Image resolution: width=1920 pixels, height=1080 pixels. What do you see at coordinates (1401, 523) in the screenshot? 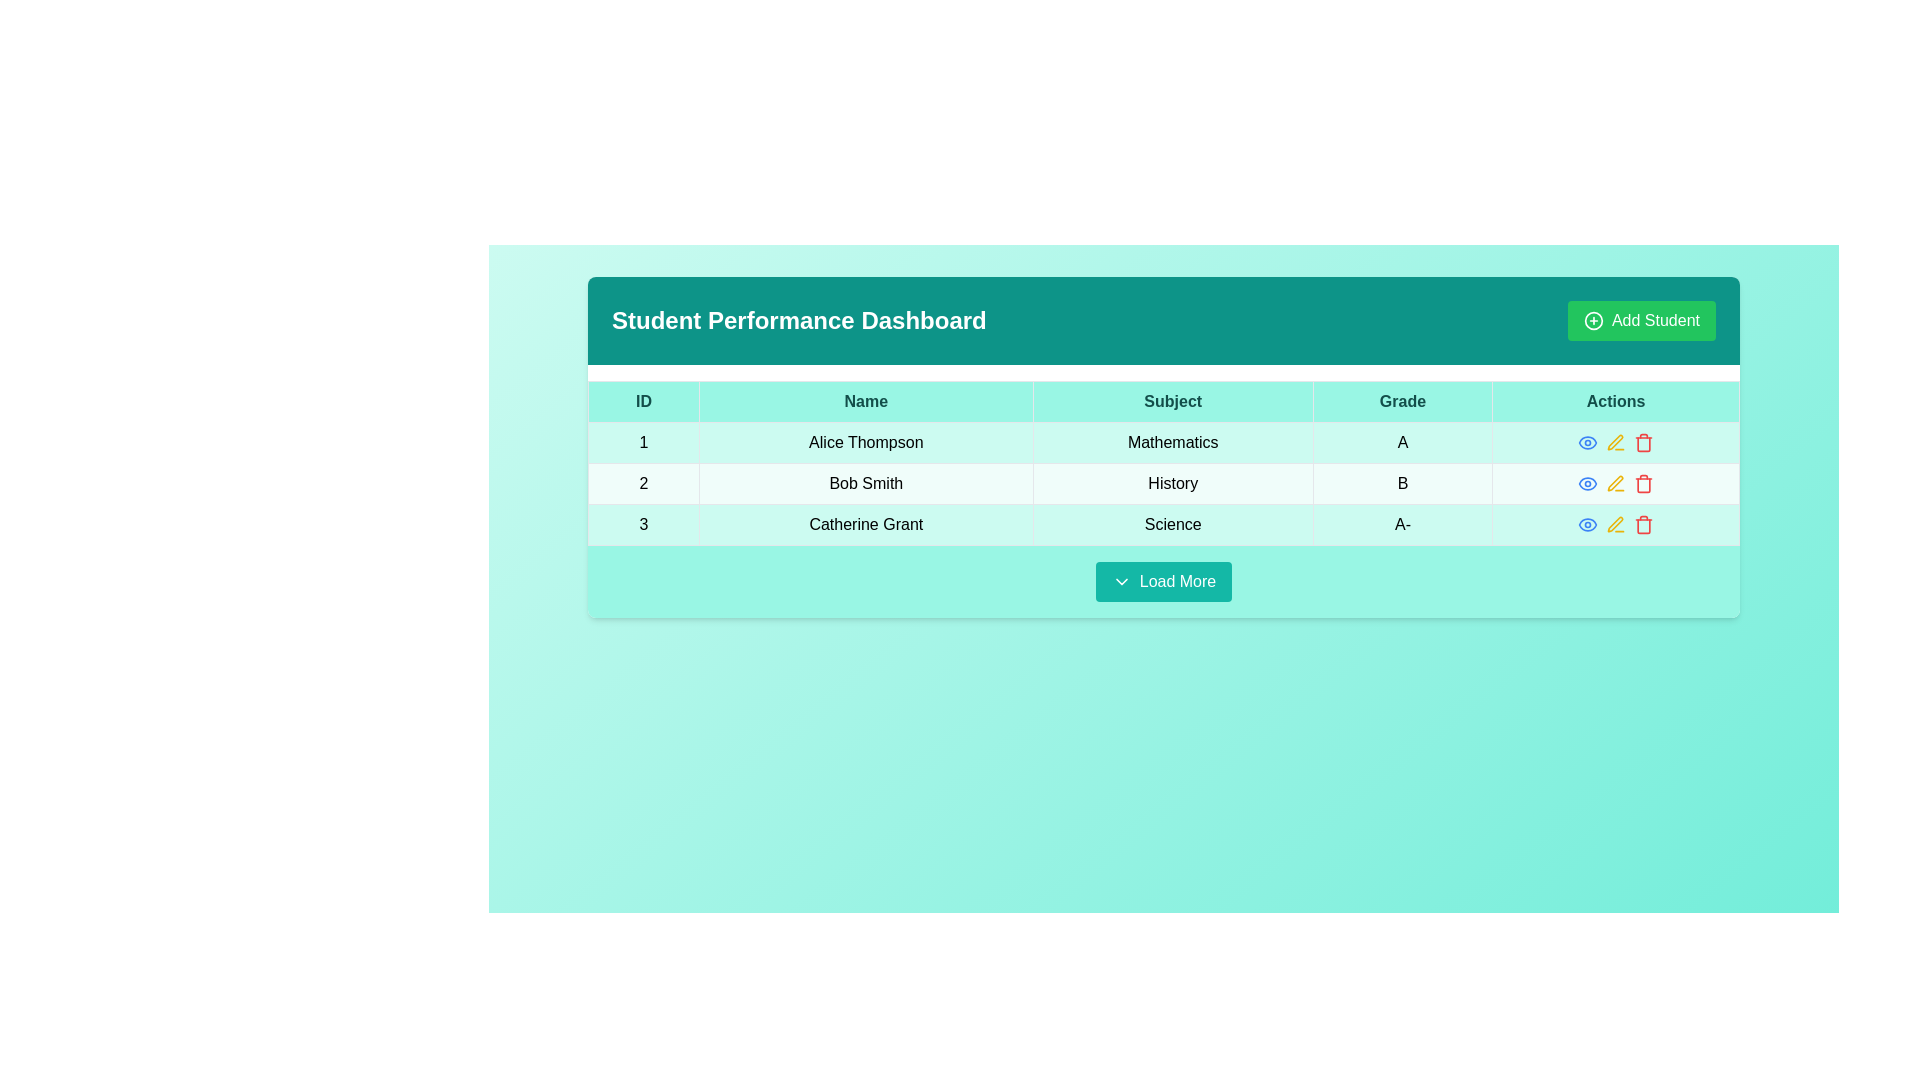
I see `the text label displaying 'A-' in bold style located in the 'Grade' column for 'Catherine Grant' in the Student Performance Dashboard` at bounding box center [1401, 523].